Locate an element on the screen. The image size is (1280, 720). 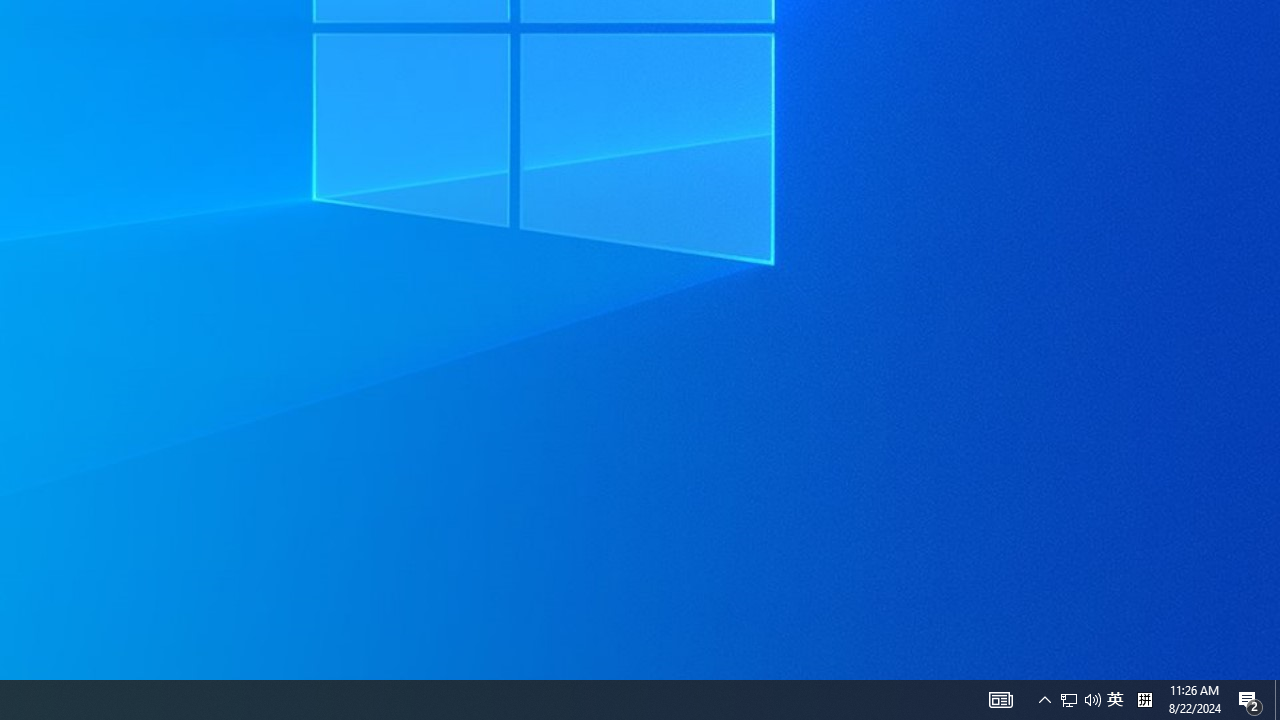
'Action Center, 2 new notifications' is located at coordinates (1276, 698).